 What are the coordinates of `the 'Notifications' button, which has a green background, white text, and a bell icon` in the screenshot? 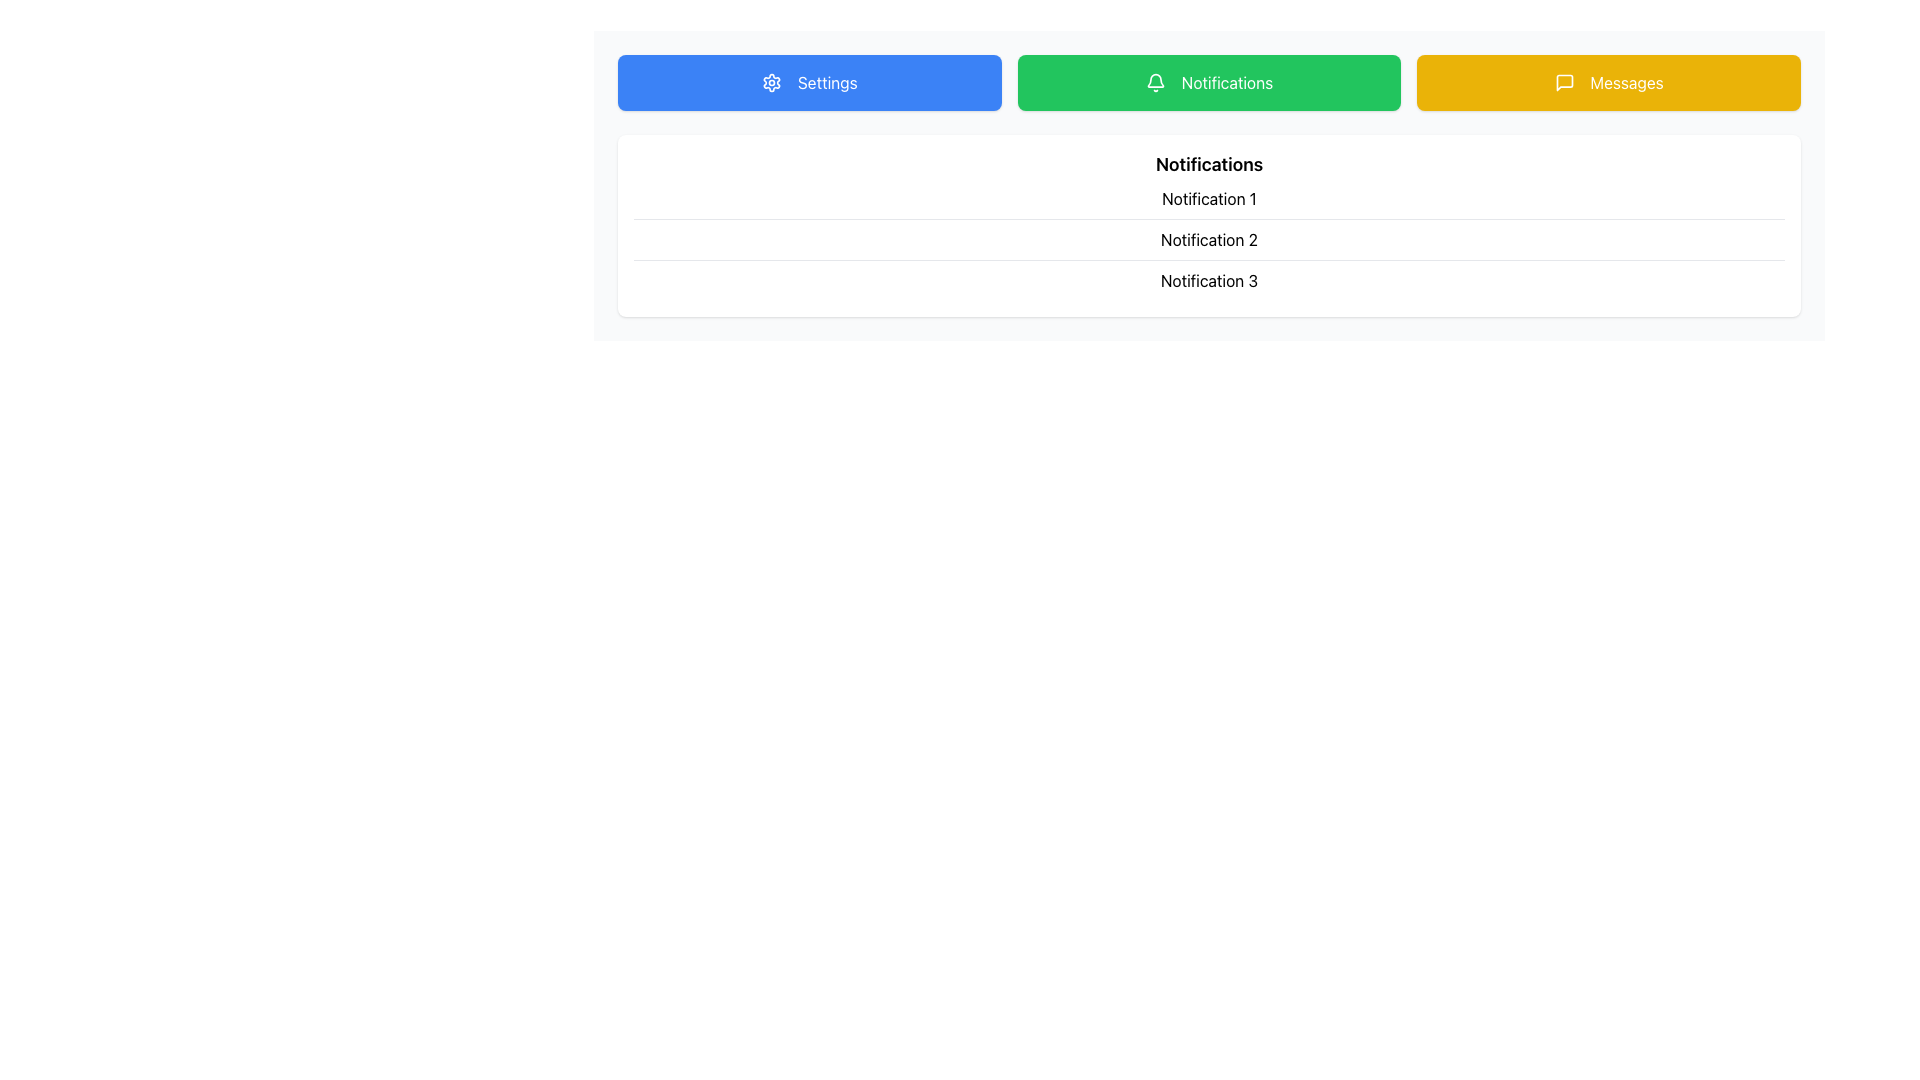 It's located at (1208, 82).